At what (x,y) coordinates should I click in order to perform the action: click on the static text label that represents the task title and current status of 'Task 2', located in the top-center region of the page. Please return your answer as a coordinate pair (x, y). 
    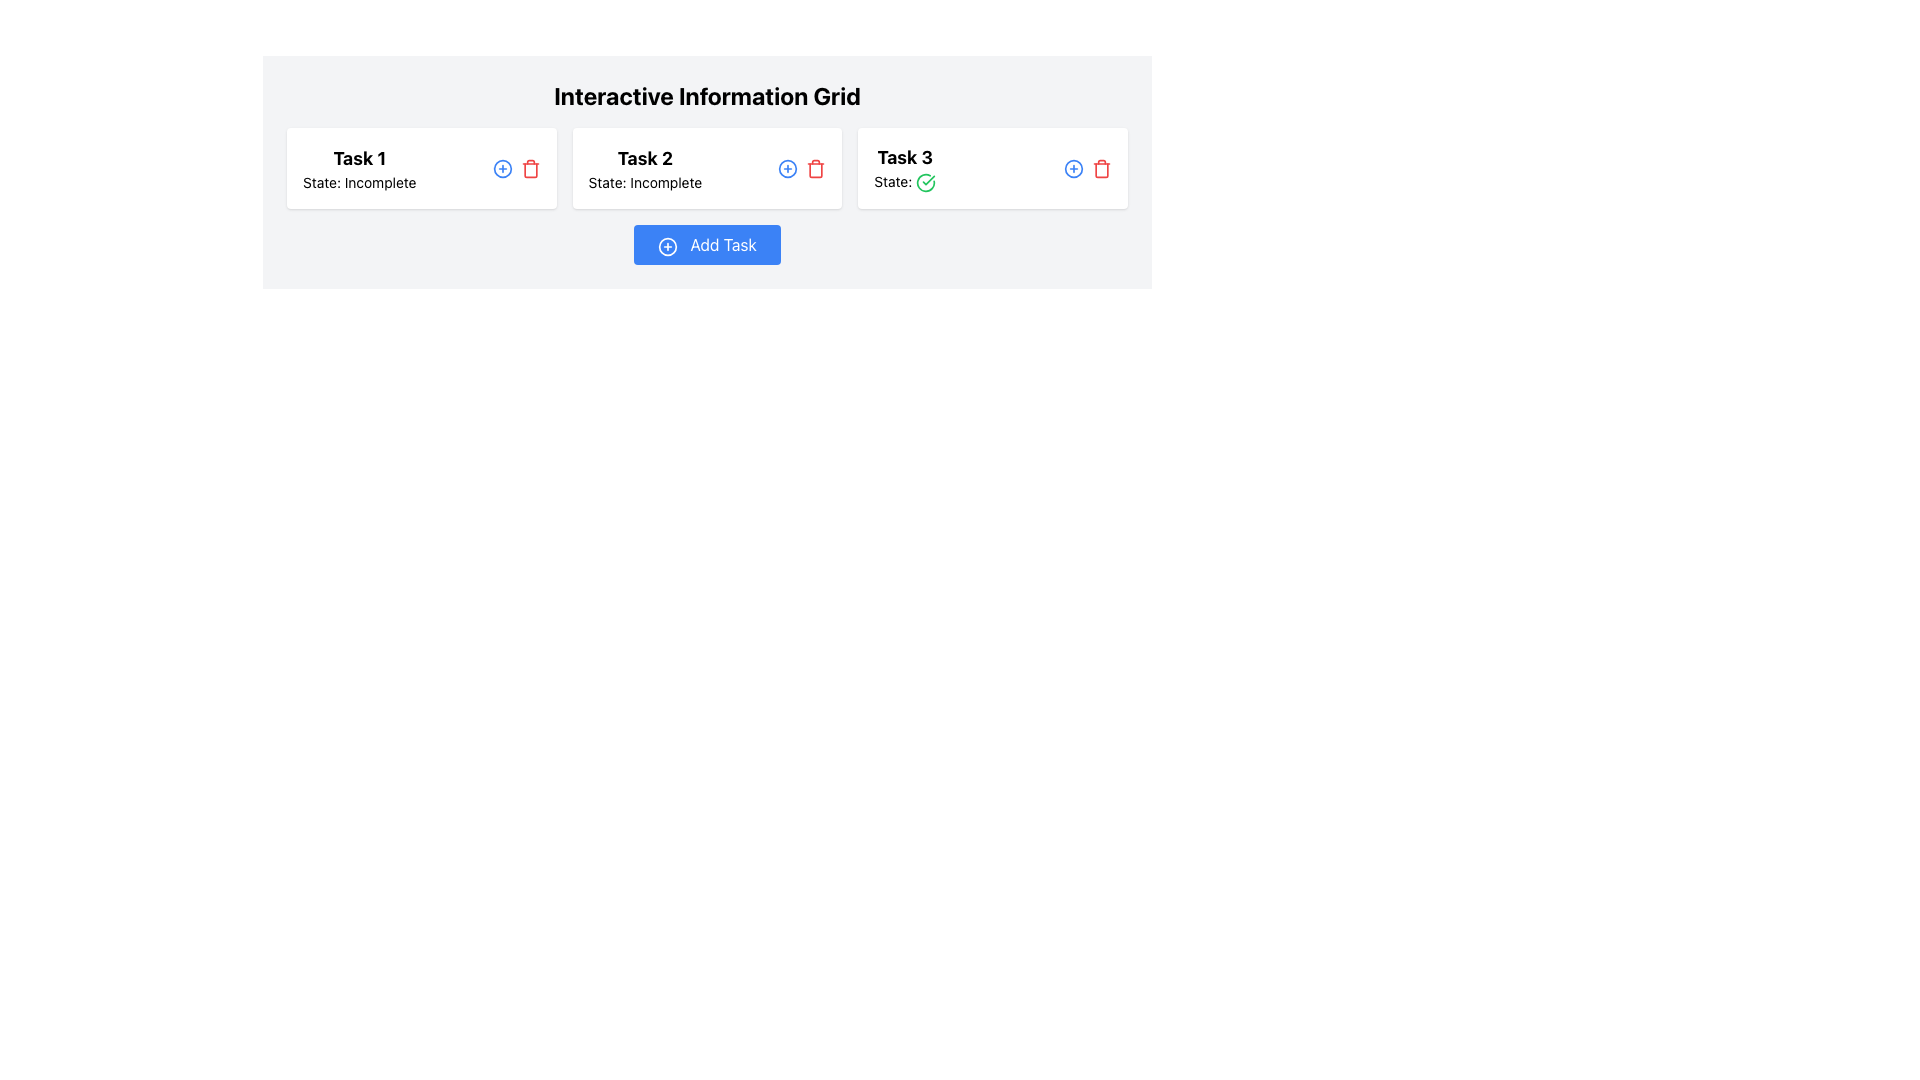
    Looking at the image, I should click on (645, 167).